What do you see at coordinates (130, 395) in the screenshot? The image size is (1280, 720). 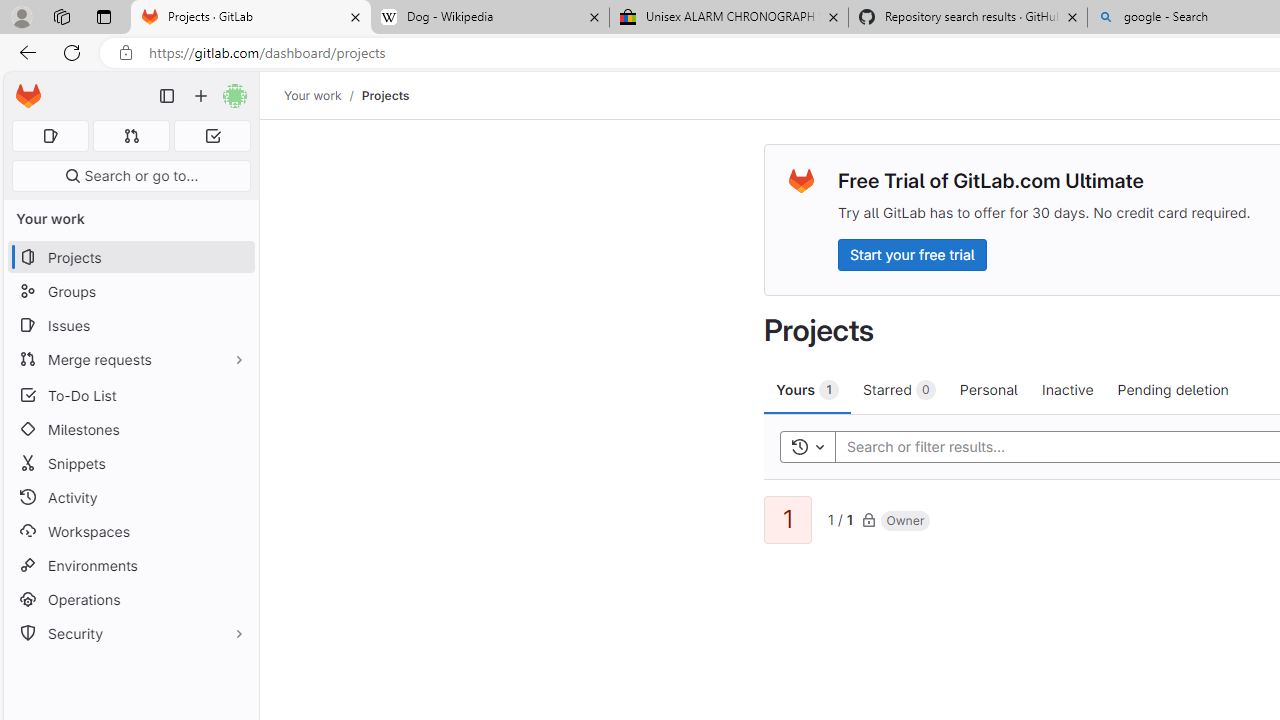 I see `'To-Do List'` at bounding box center [130, 395].